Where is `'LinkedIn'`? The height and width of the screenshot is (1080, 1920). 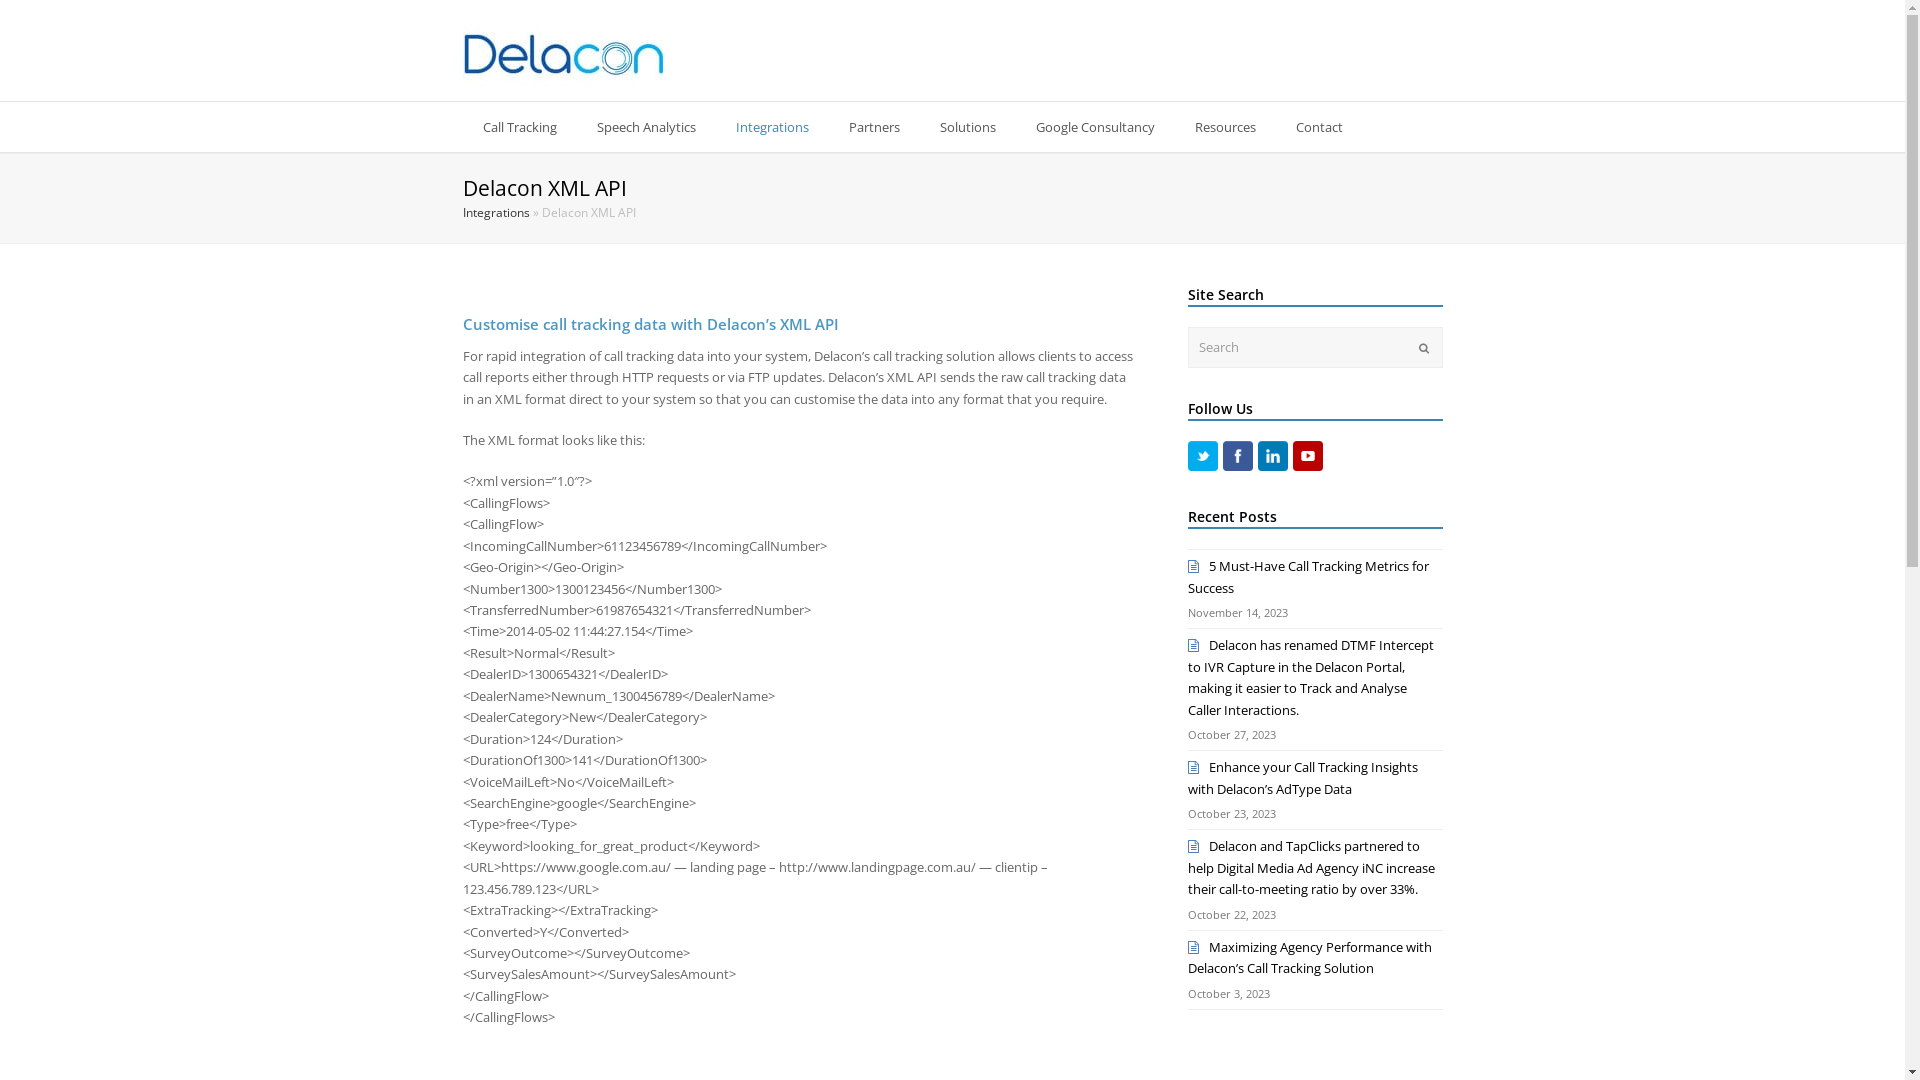 'LinkedIn' is located at coordinates (1256, 455).